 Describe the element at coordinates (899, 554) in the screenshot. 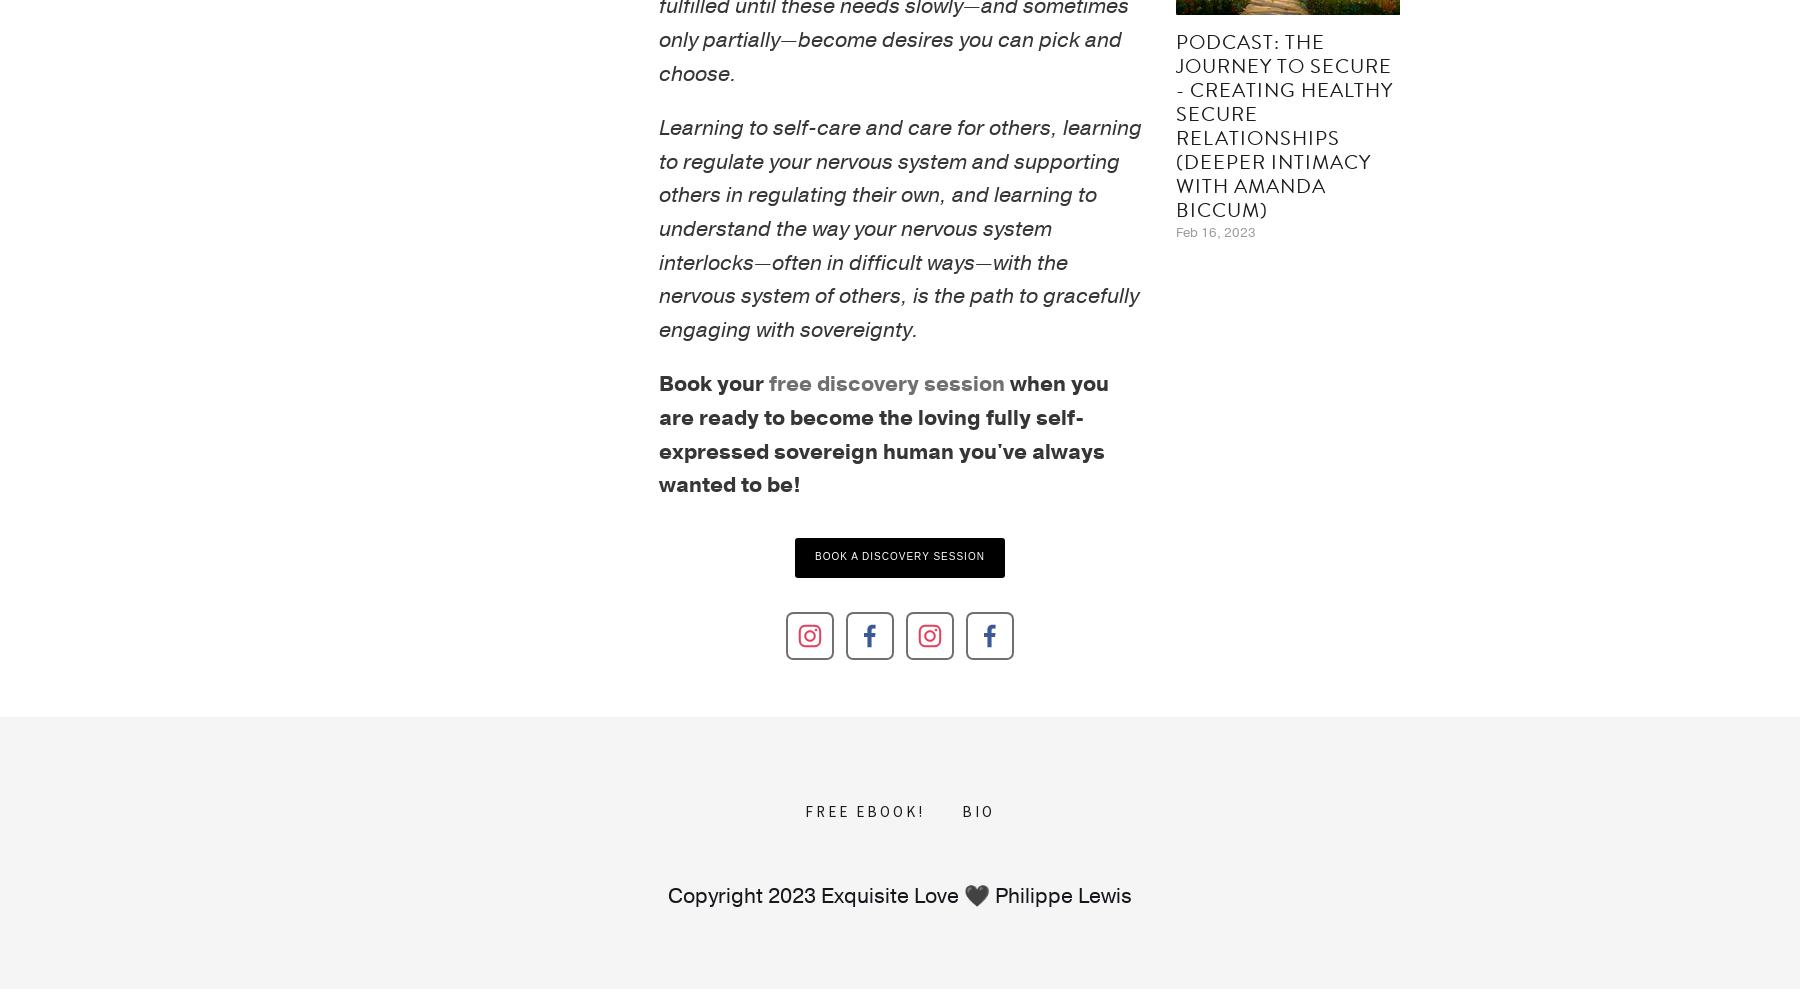

I see `'Book a Discovery Session'` at that location.